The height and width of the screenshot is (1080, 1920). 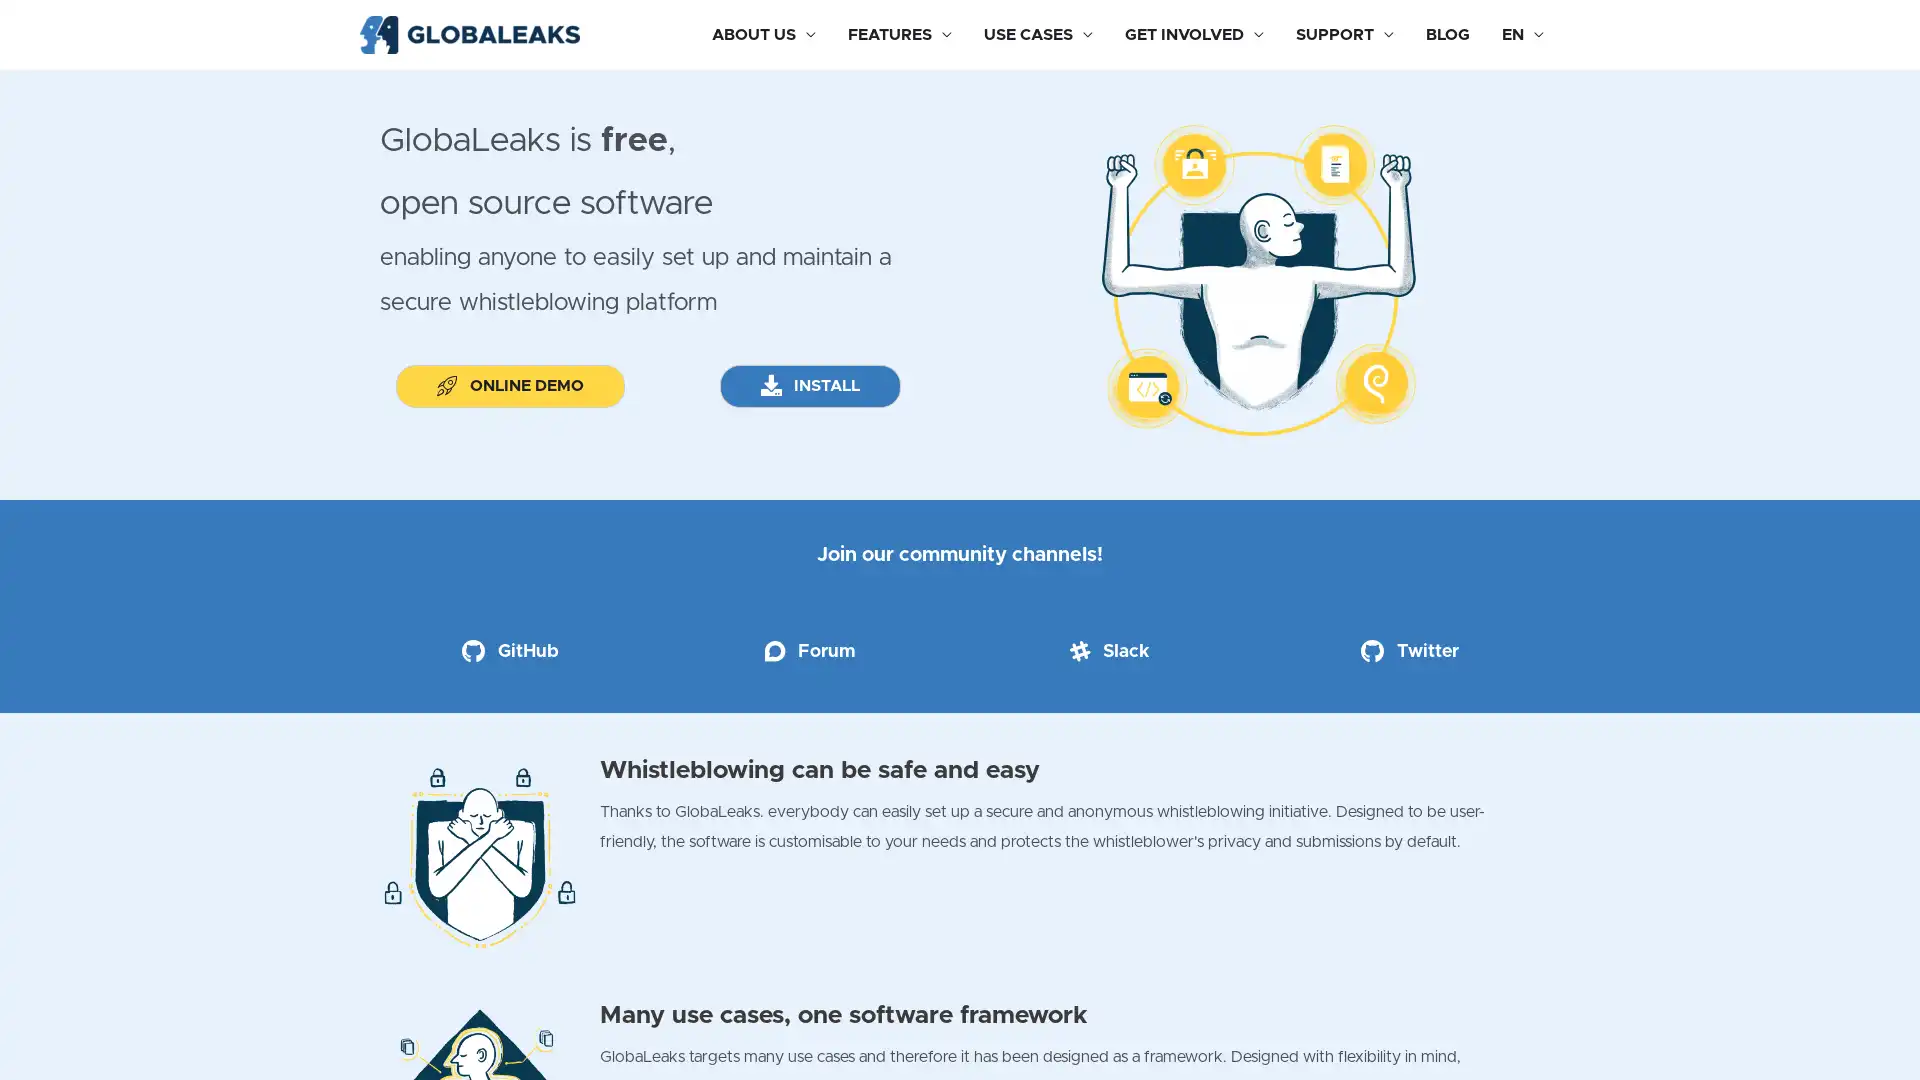 What do you see at coordinates (810, 651) in the screenshot?
I see `Forum` at bounding box center [810, 651].